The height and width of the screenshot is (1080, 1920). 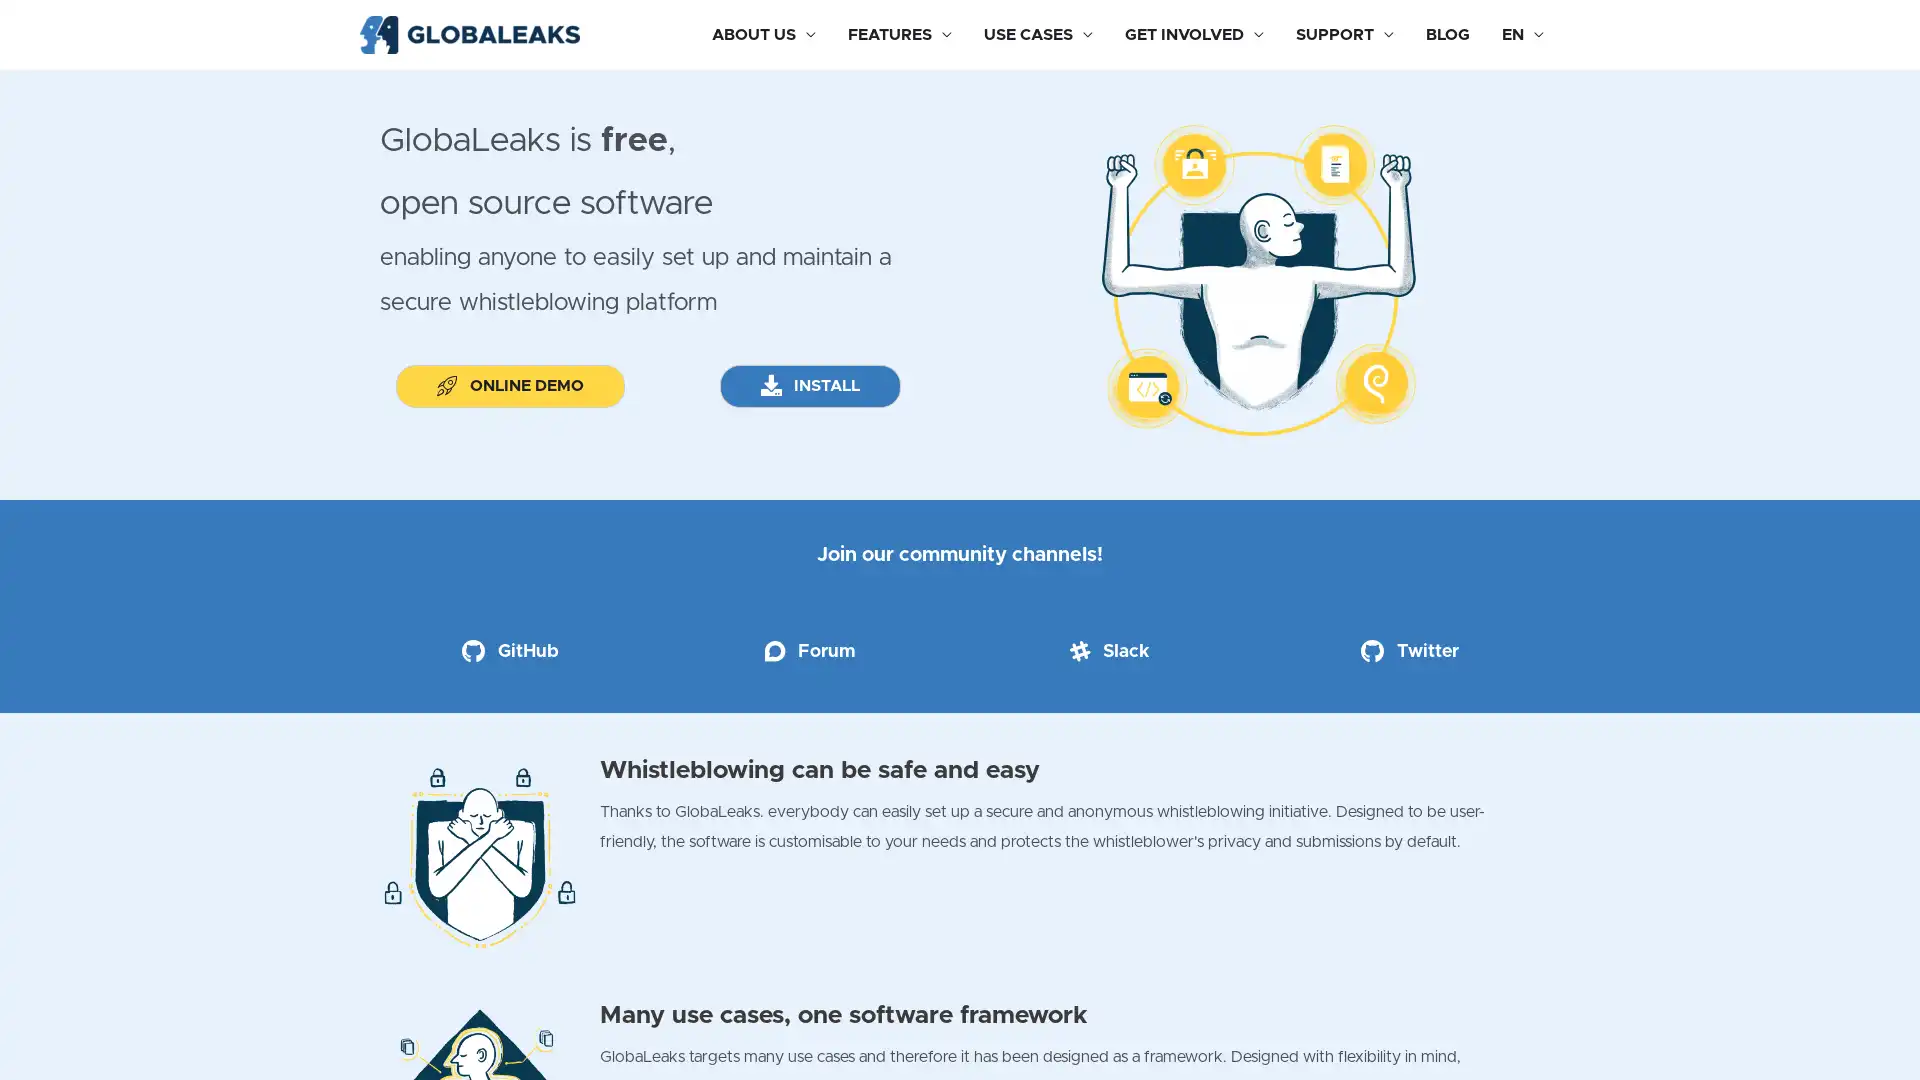 What do you see at coordinates (810, 651) in the screenshot?
I see `Forum` at bounding box center [810, 651].